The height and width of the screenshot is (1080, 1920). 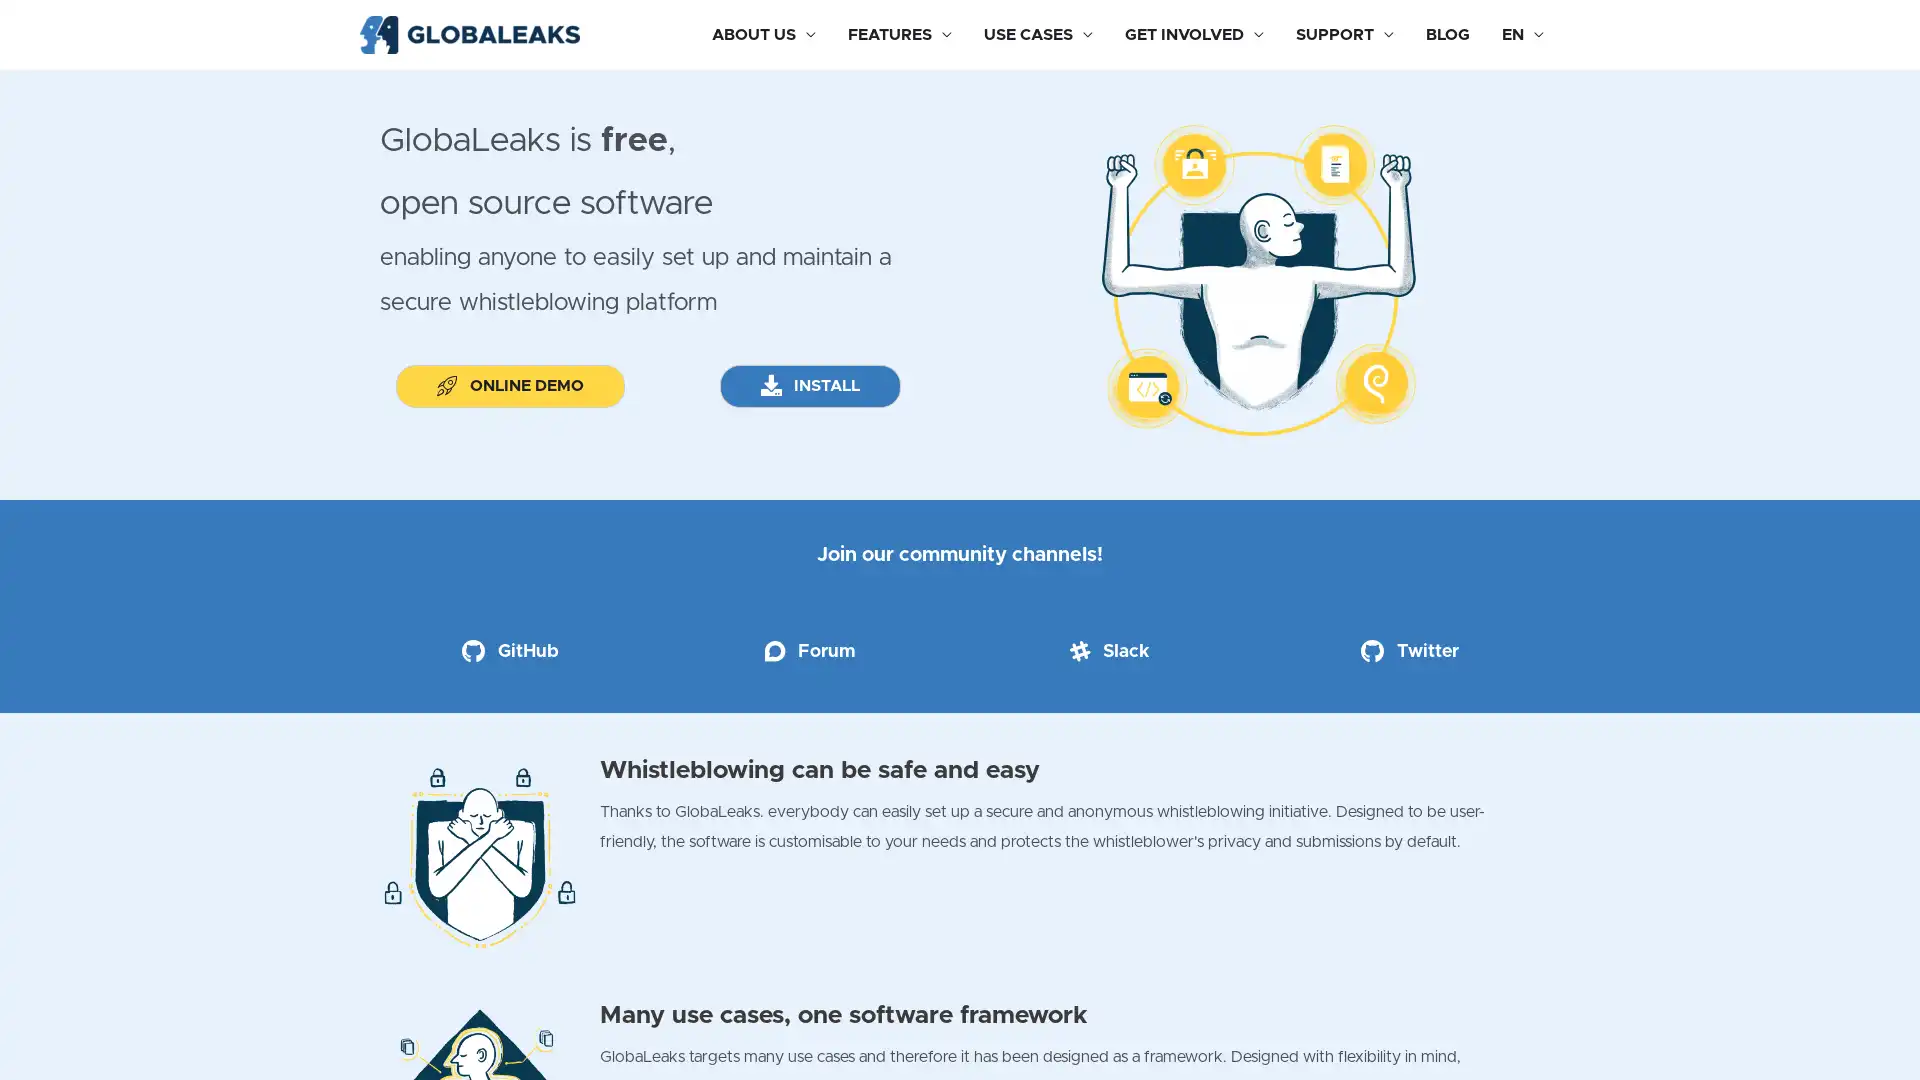 What do you see at coordinates (810, 651) in the screenshot?
I see `Forum` at bounding box center [810, 651].